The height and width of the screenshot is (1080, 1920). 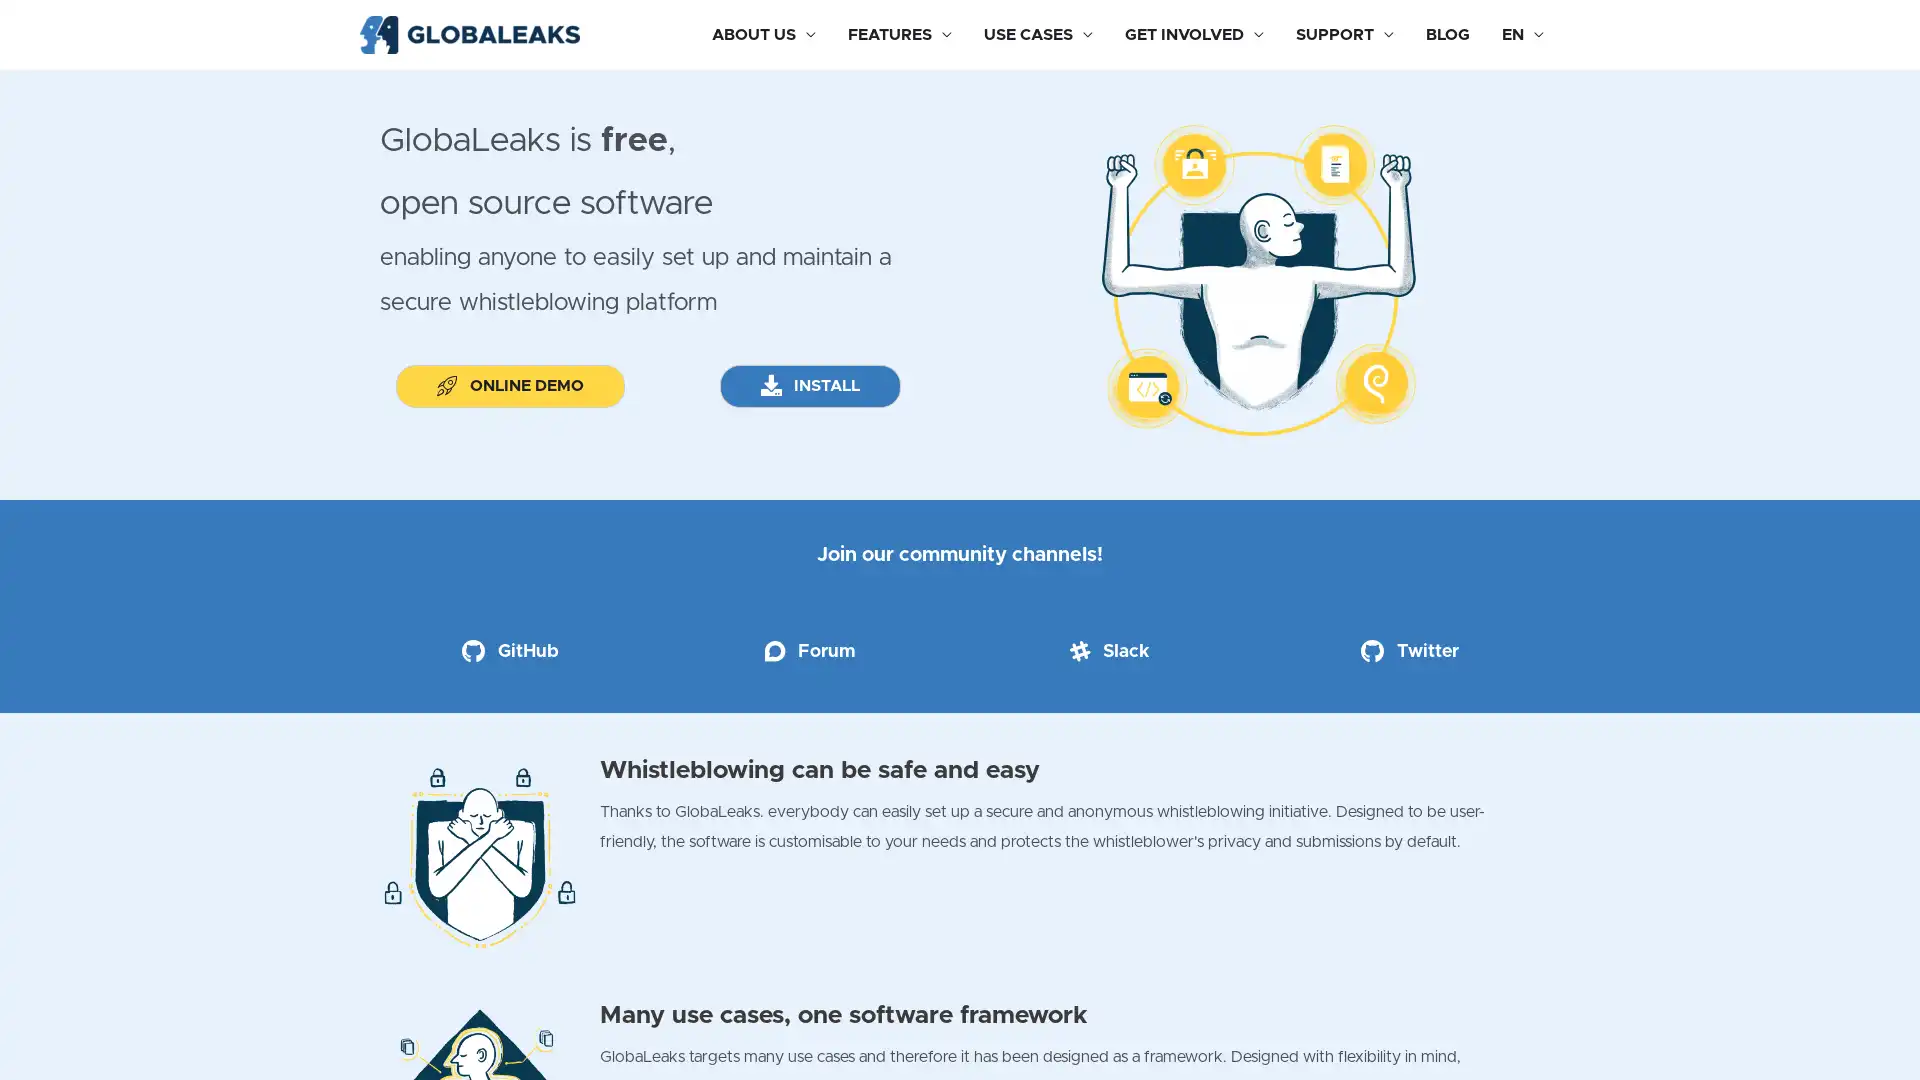 What do you see at coordinates (810, 651) in the screenshot?
I see `Forum` at bounding box center [810, 651].